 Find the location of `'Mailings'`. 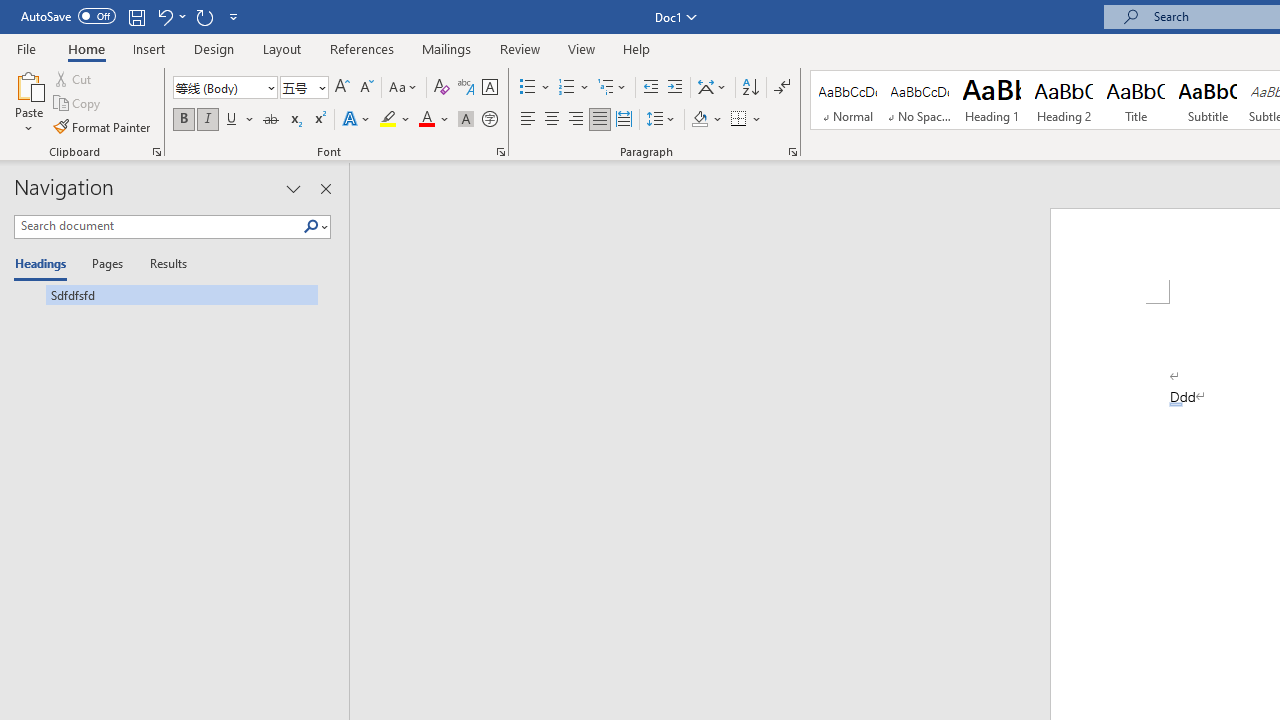

'Mailings' is located at coordinates (446, 48).